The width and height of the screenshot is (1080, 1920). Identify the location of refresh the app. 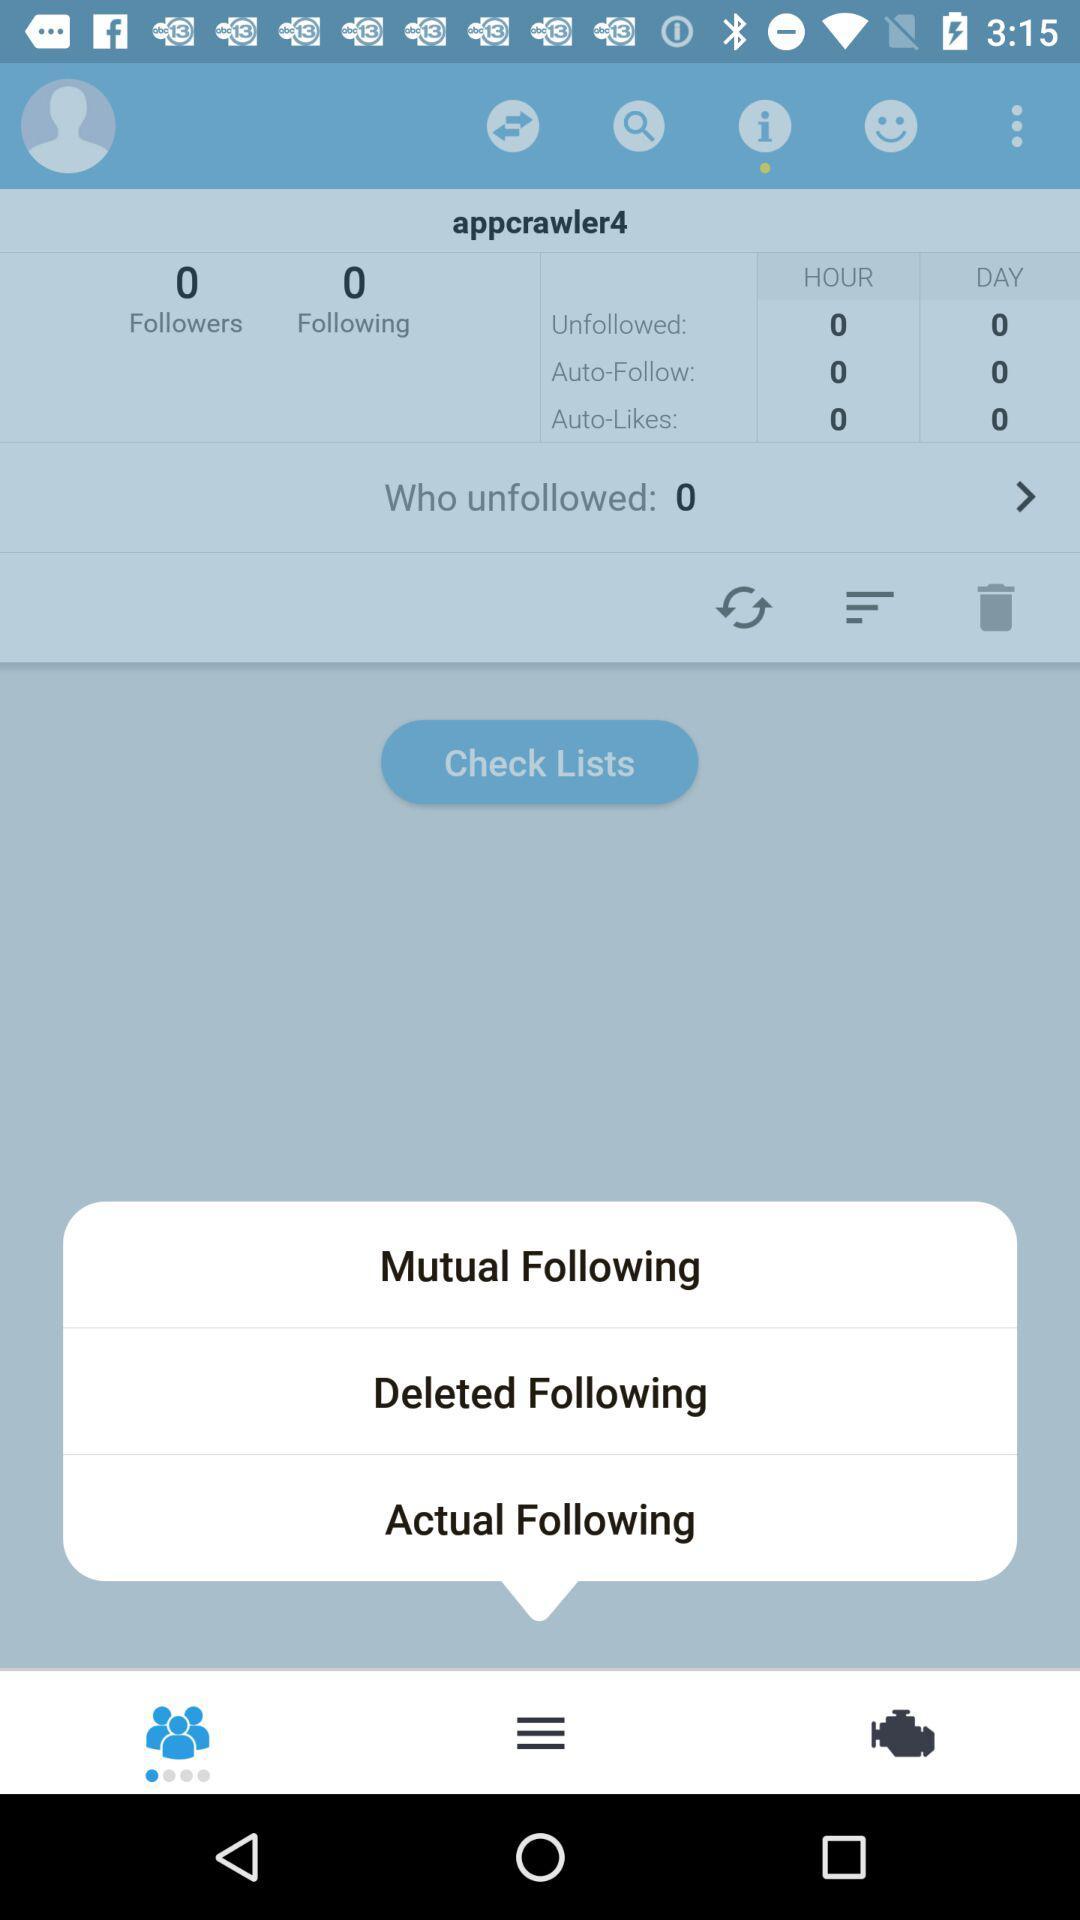
(512, 124).